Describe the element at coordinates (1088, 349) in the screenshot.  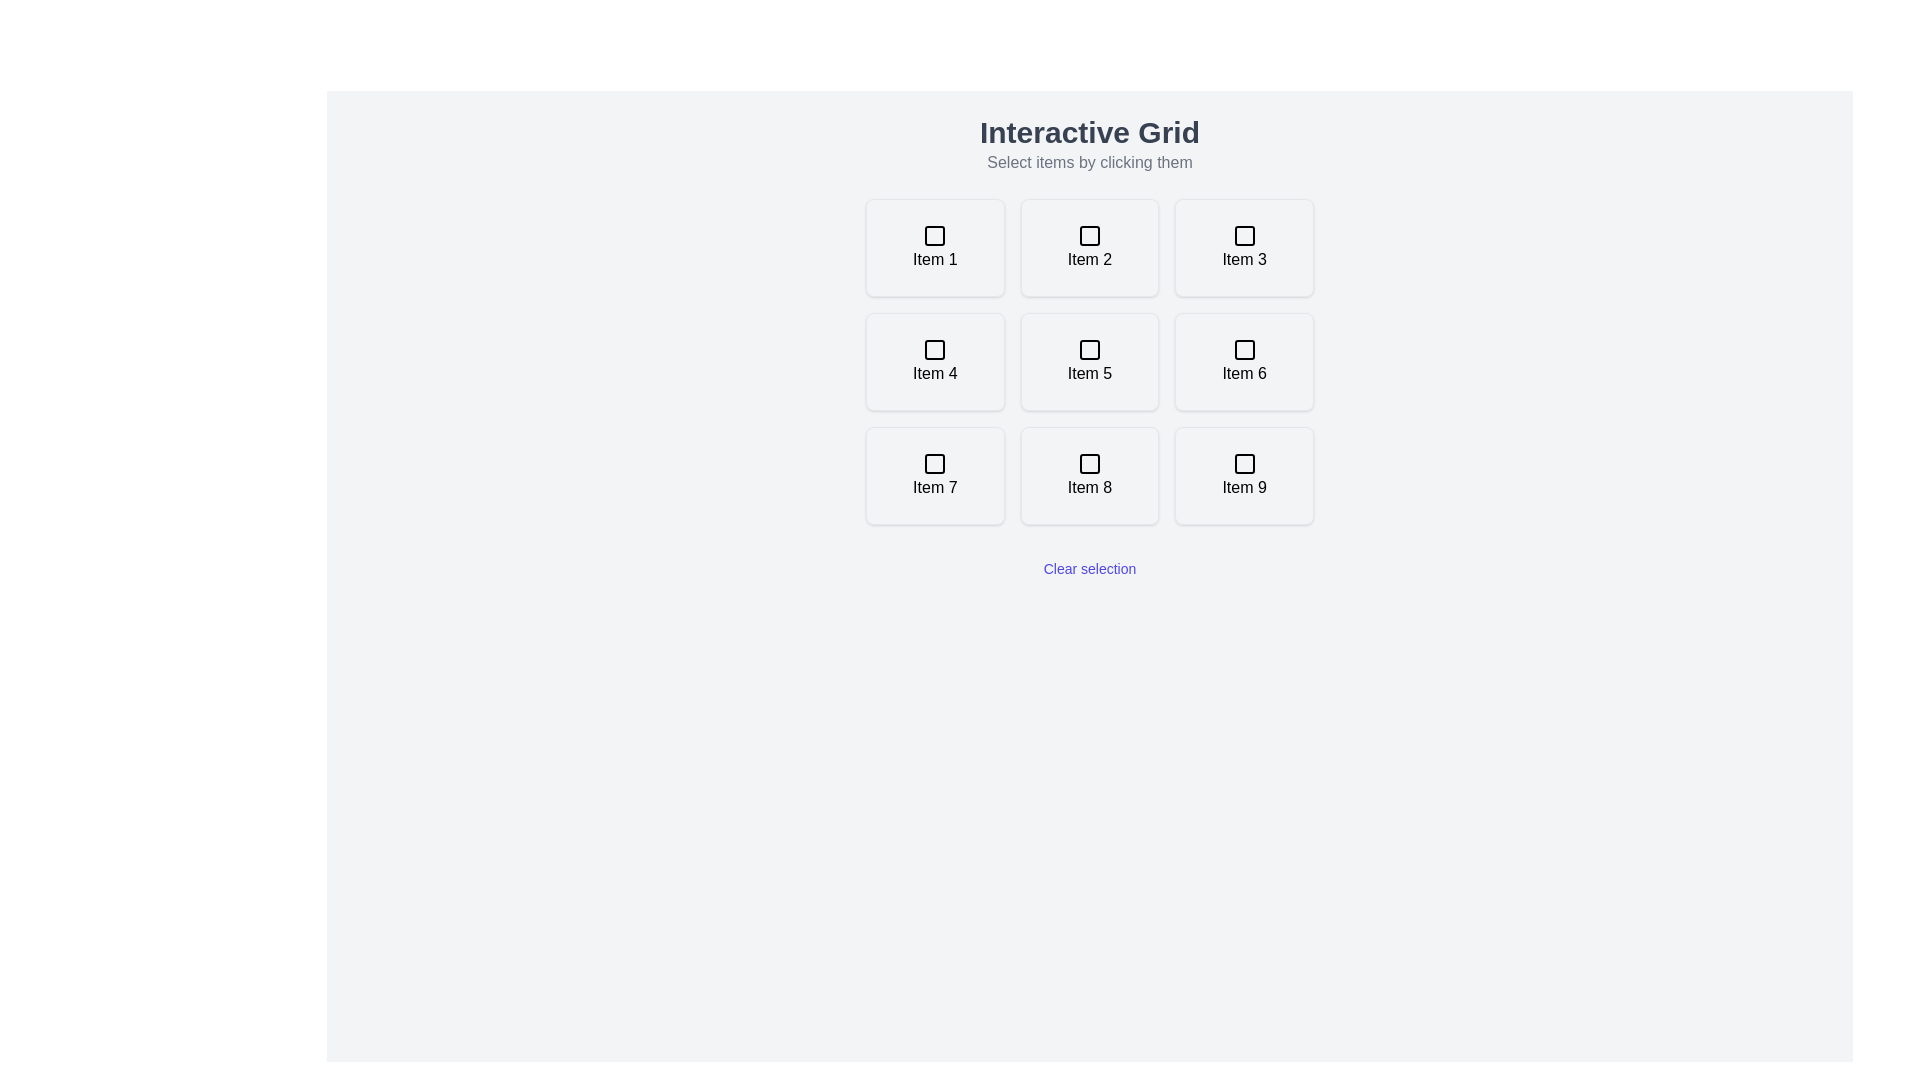
I see `the square checkbox icon located at the center of 'Item 5' in the grid layout` at that location.